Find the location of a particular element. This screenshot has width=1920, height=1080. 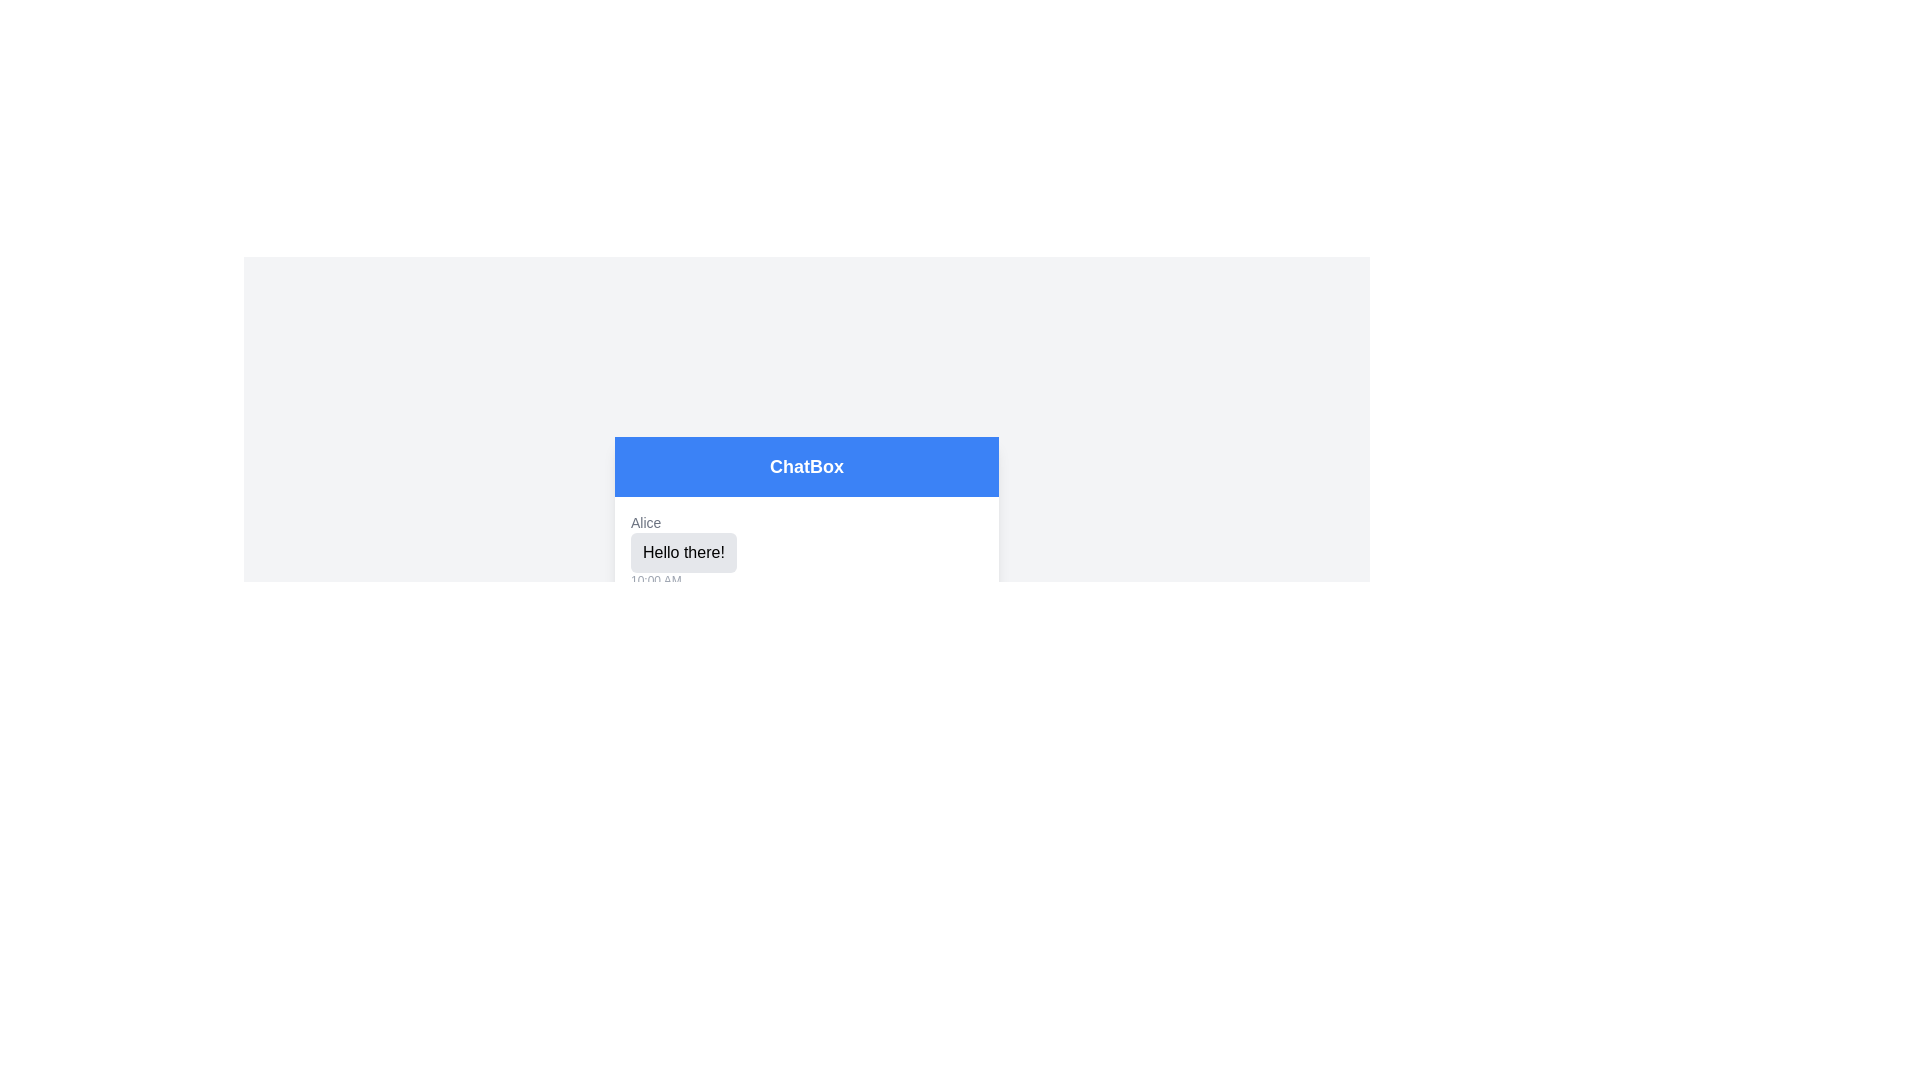

the non-interactive text display element that shows a message in the chat interface, positioned beneath the username label 'Alice' and above the timestamp '10:00 AM' is located at coordinates (683, 552).